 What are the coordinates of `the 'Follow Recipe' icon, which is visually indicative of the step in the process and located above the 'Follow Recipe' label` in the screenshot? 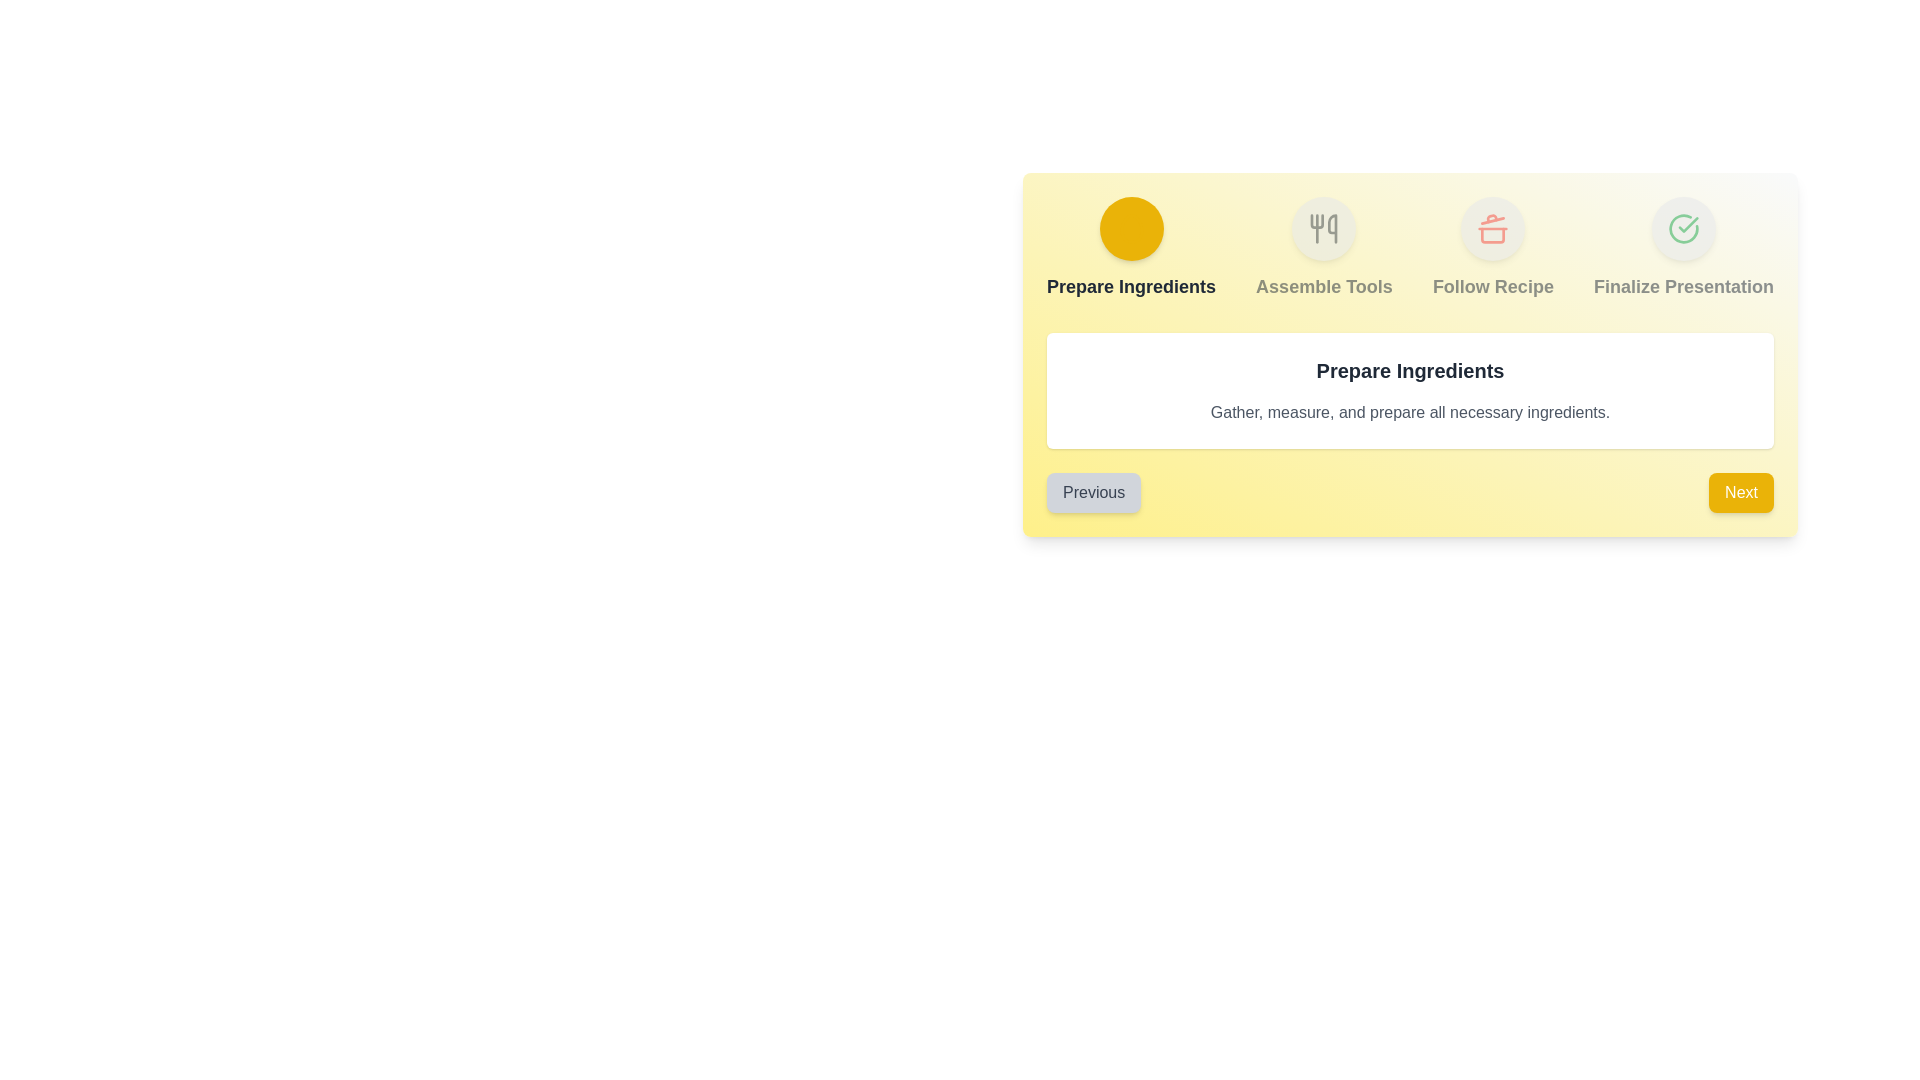 It's located at (1493, 227).